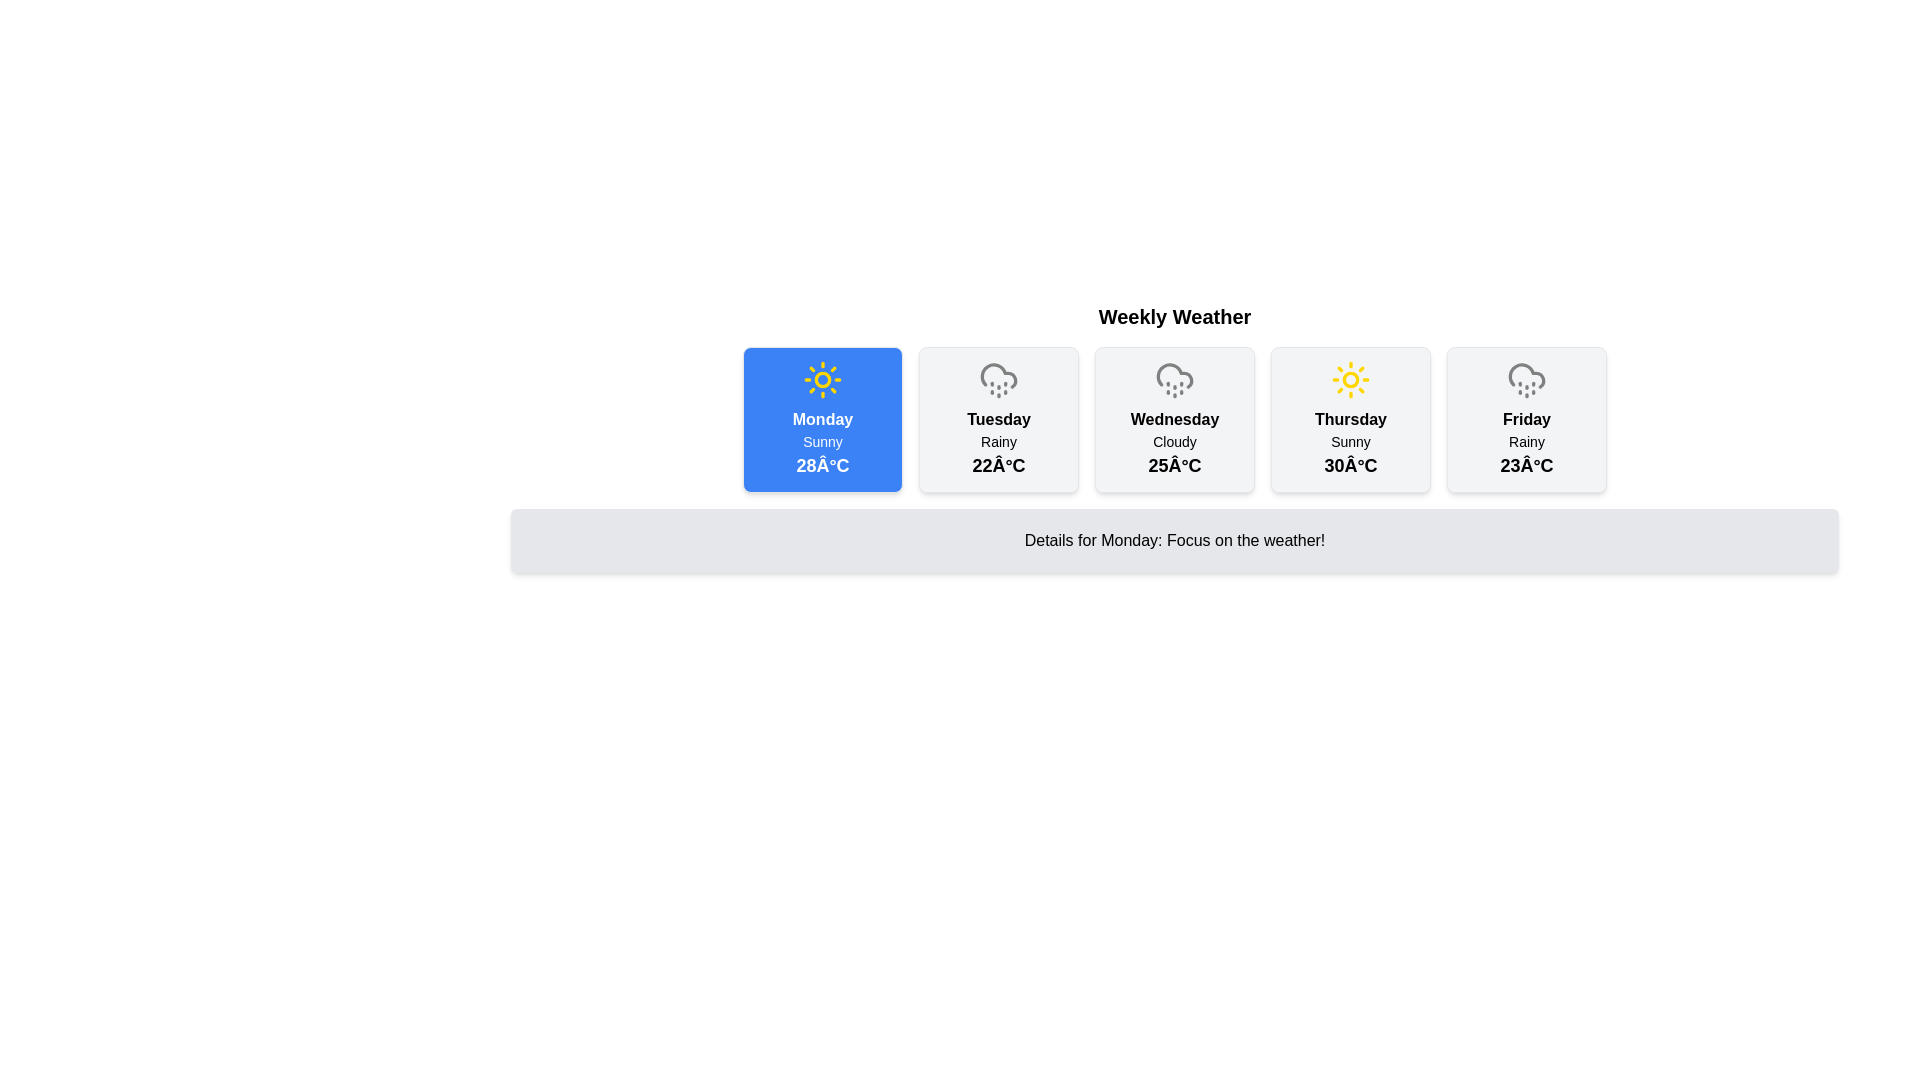  I want to click on the text label that conveys the weather condition 'Sunny', which is located below the label 'Thursday' and above the temperature information, so click(1350, 441).